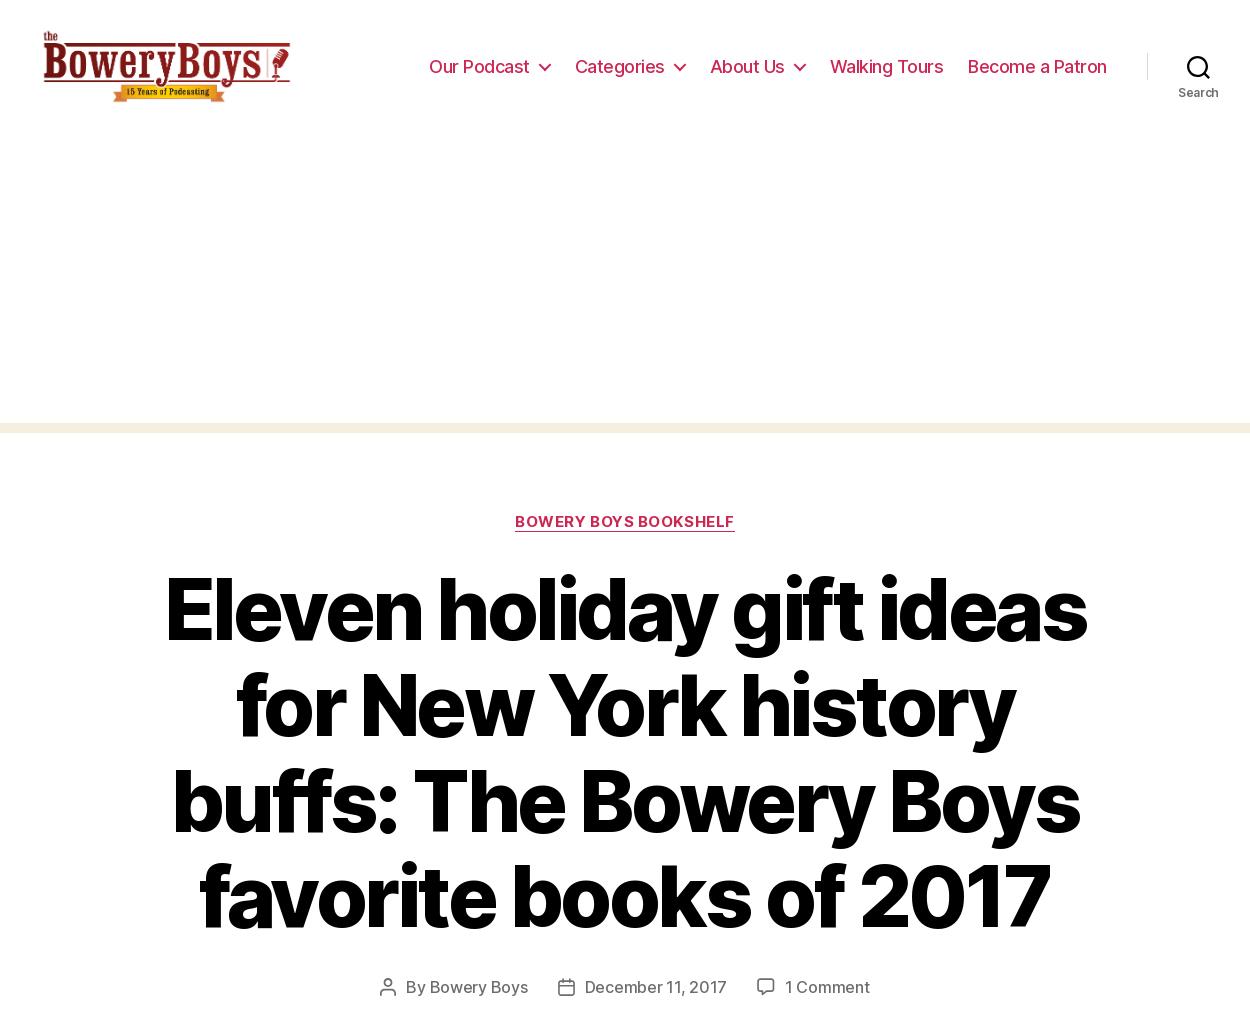 Image resolution: width=1250 pixels, height=1020 pixels. I want to click on 'https://uploads.disquscdn.com/images/4db1dd5bfa16619ad757915060869eefcaac790d0d5ec51efe4356ee7ca3cd67.jpg', so click(619, 215).